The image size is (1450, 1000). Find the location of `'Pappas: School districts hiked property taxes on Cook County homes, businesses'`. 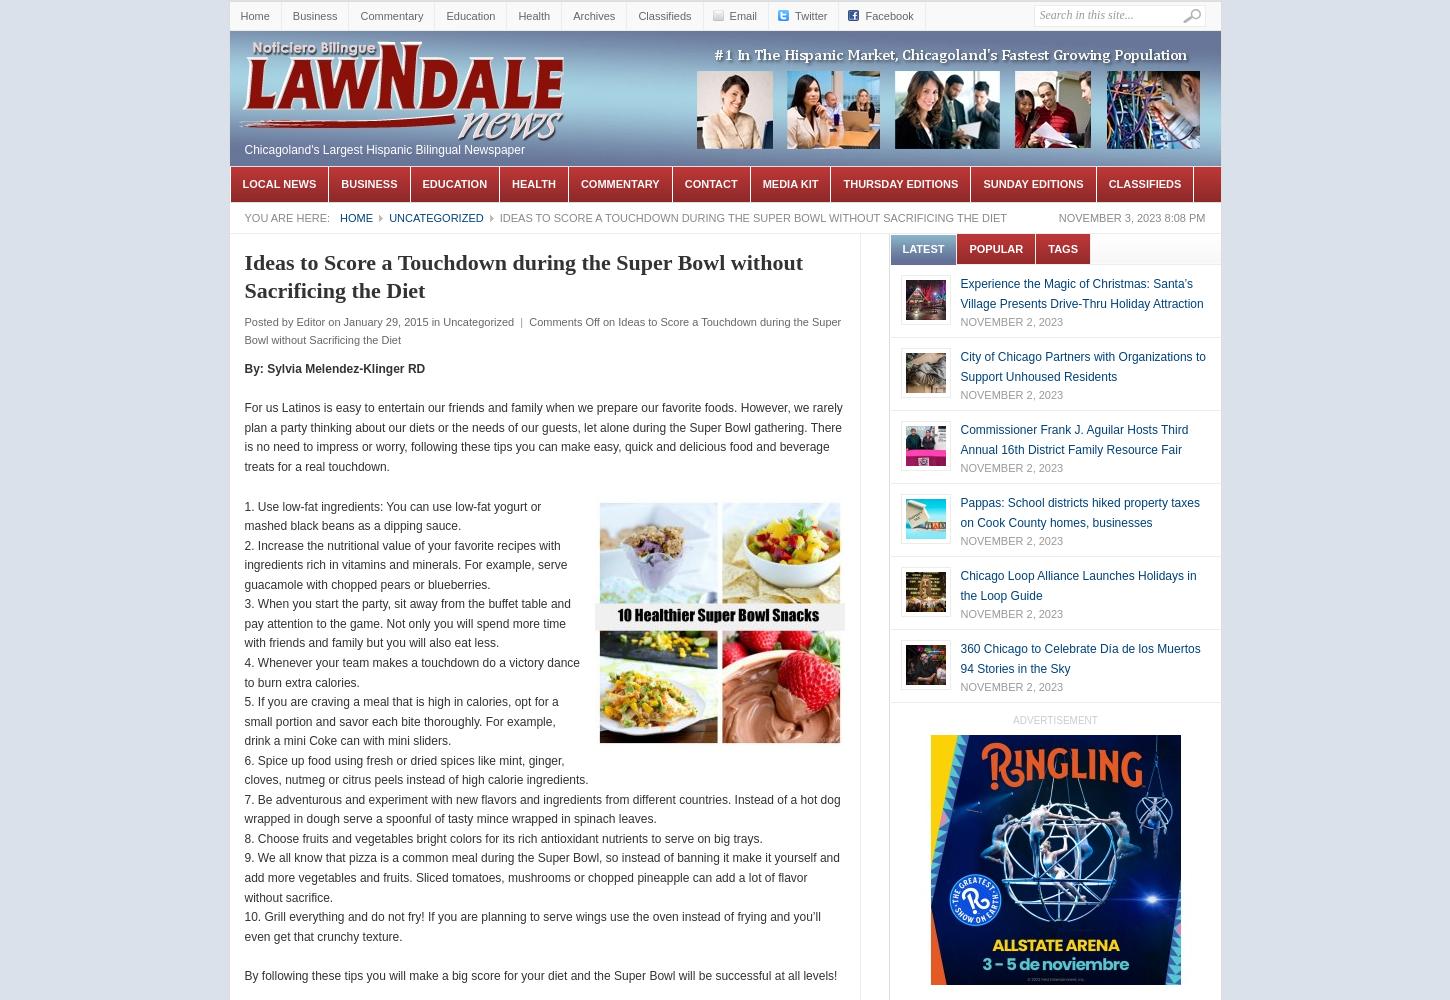

'Pappas: School districts hiked property taxes on Cook County homes, businesses' is located at coordinates (1079, 512).